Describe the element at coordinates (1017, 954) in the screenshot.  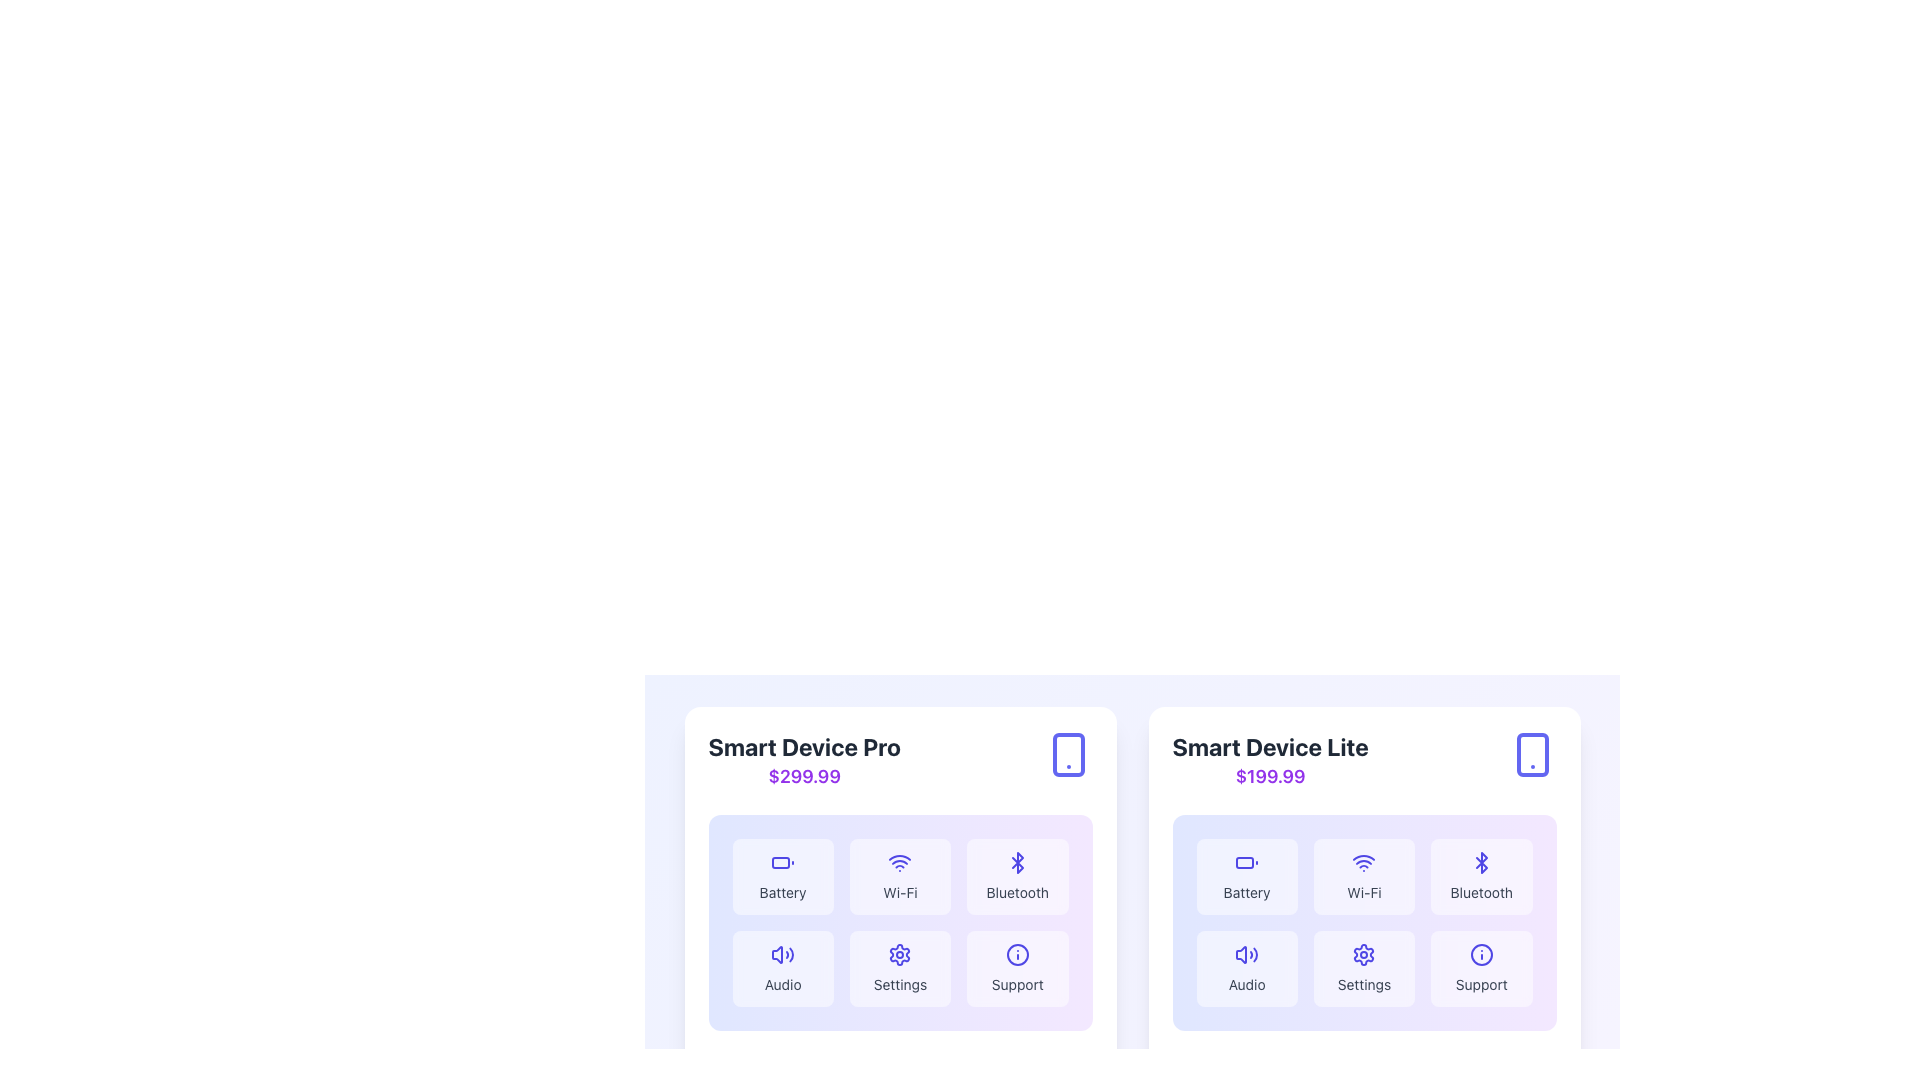
I see `the Information icon located in the lower-right corner of the 3x2 grid within the 'Smart Device Pro' interface in the 'Support' section` at that location.